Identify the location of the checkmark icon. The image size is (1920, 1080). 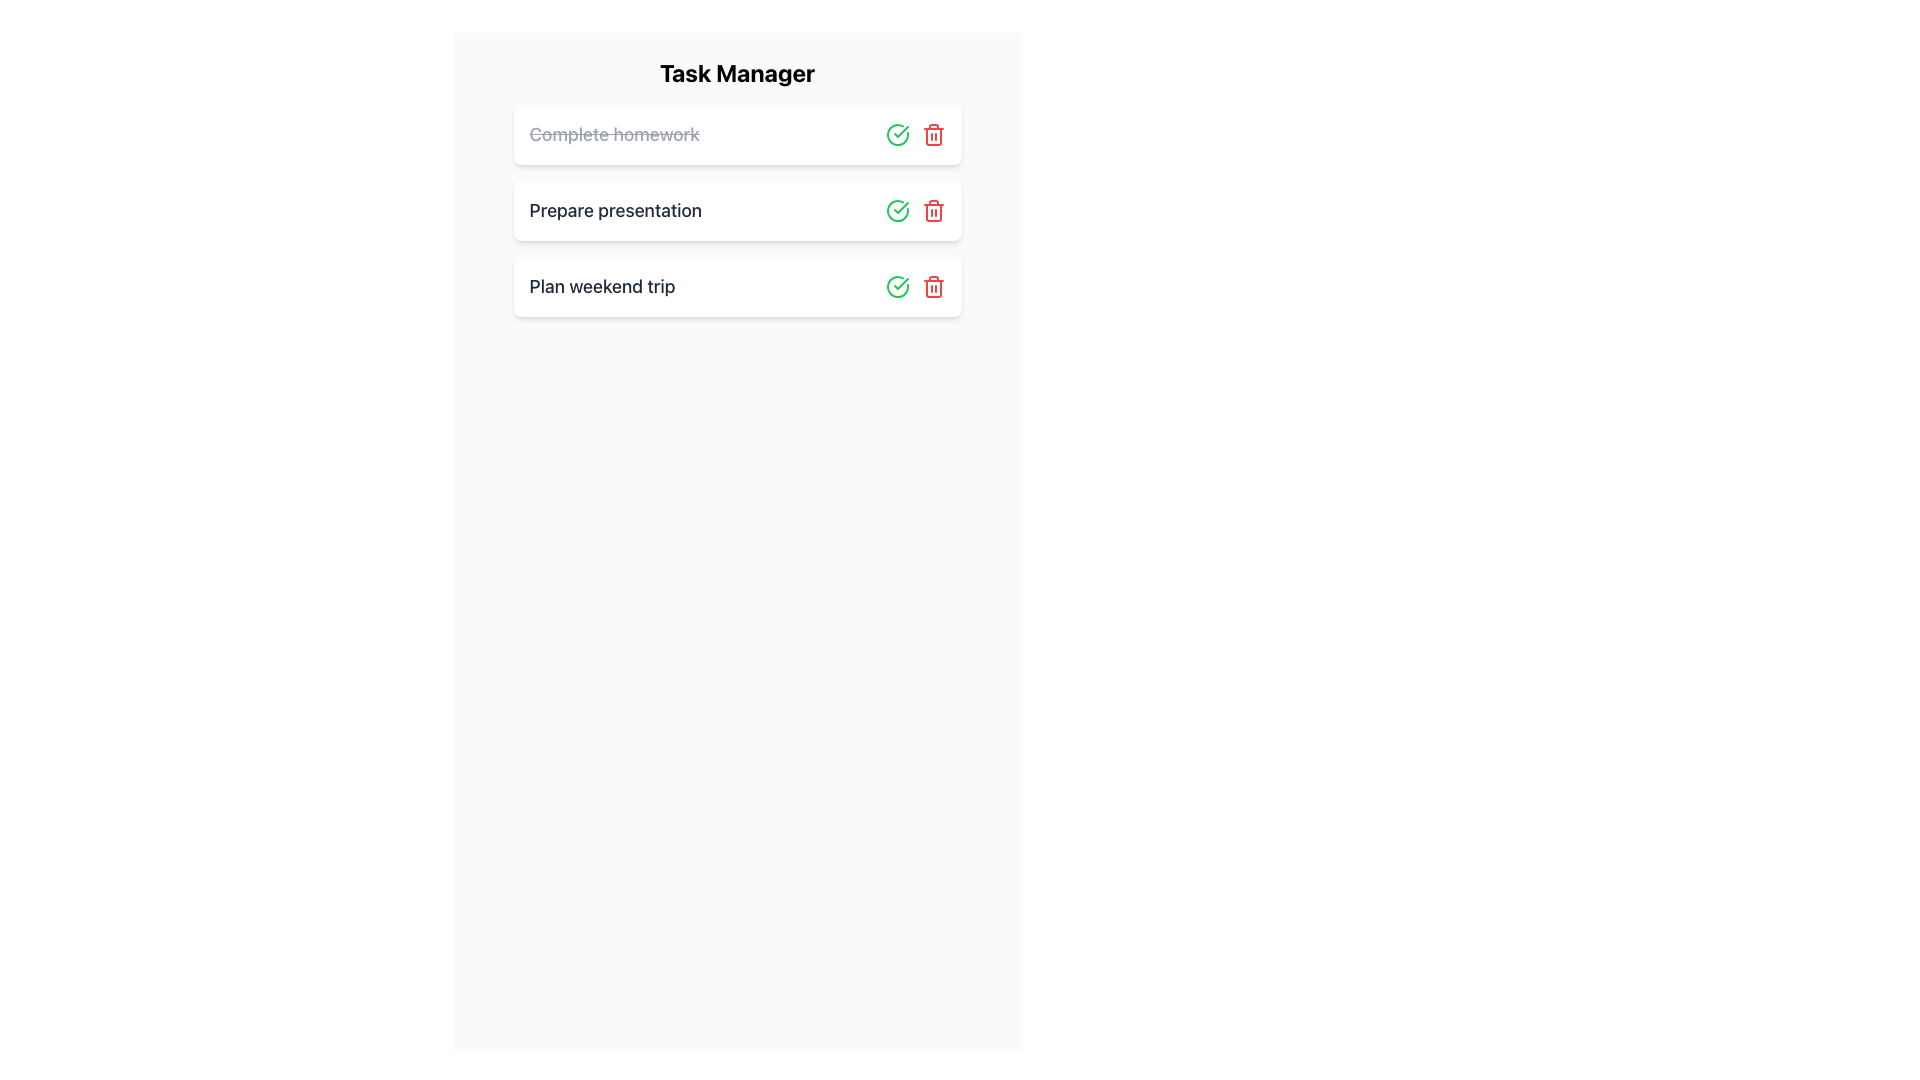
(900, 284).